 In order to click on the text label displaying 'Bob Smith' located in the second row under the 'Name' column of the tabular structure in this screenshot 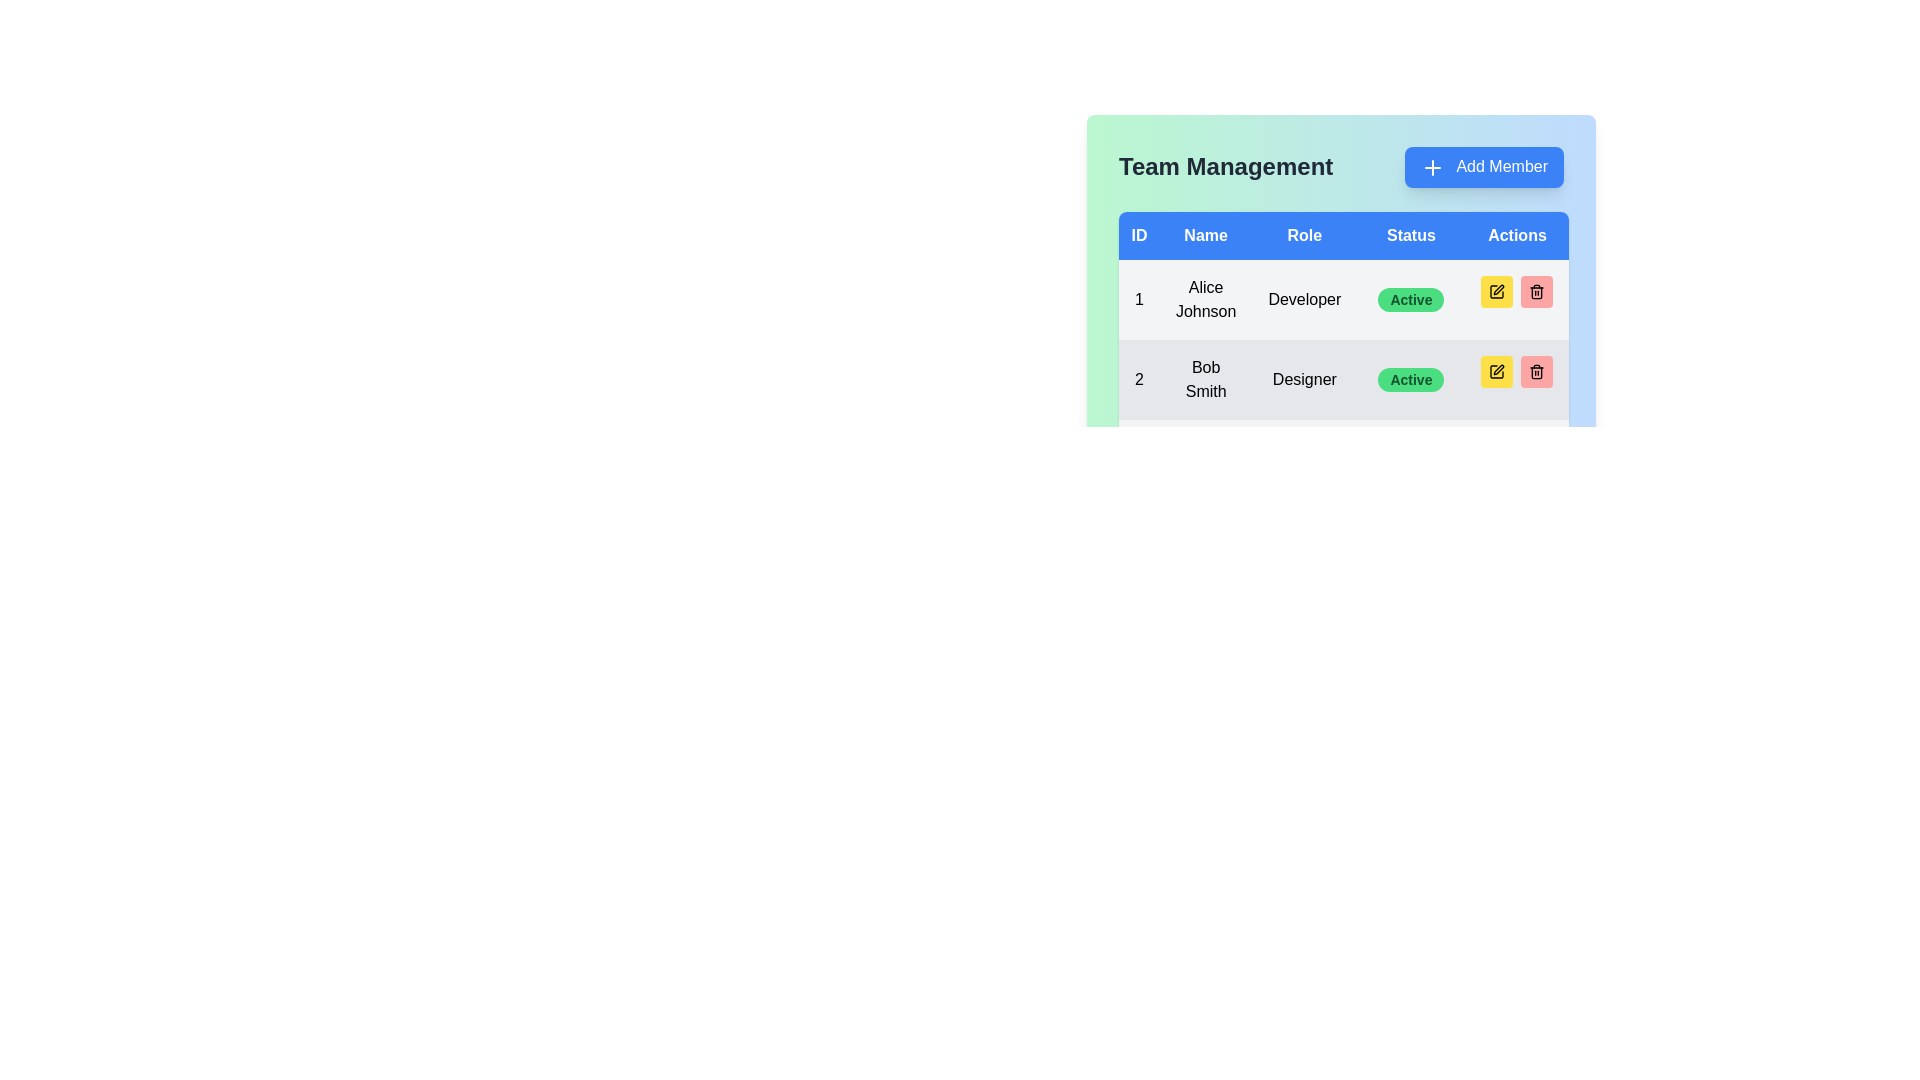, I will do `click(1205, 379)`.